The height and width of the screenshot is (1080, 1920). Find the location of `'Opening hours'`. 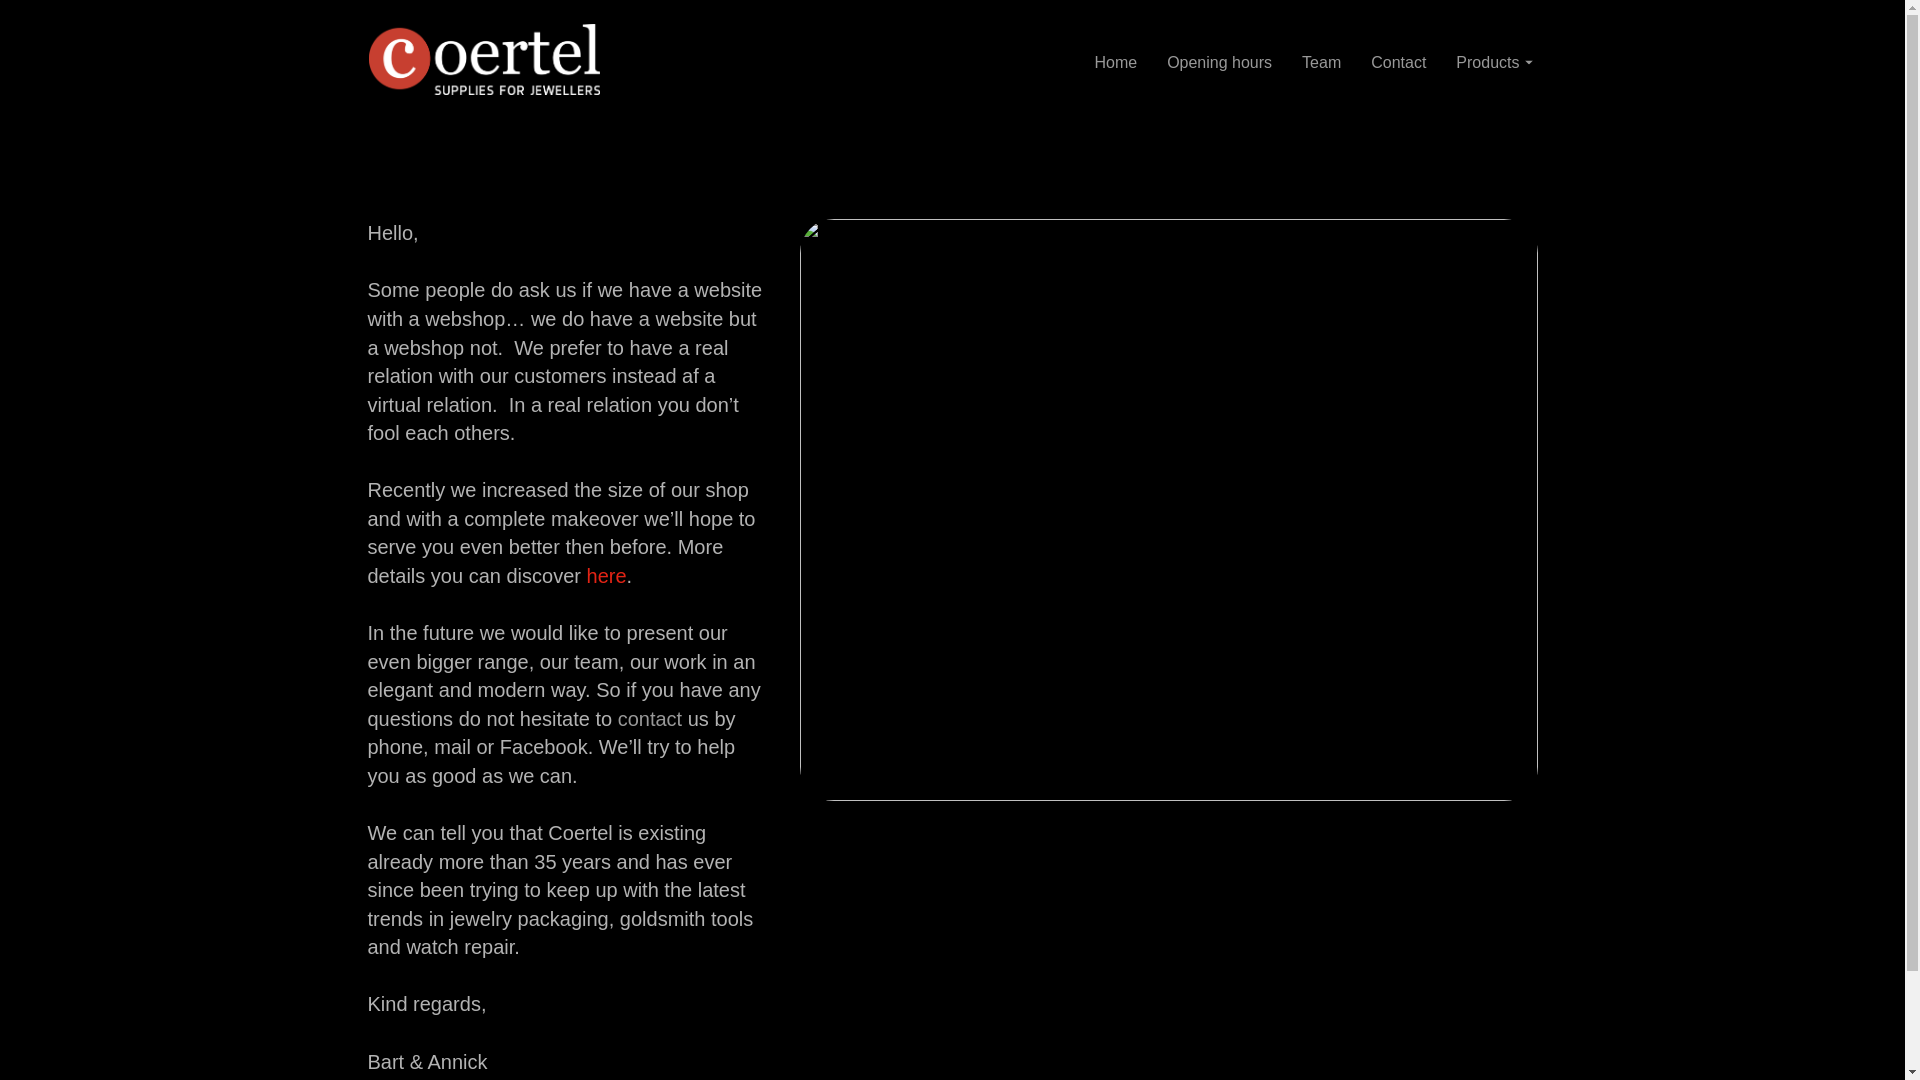

'Opening hours' is located at coordinates (1218, 60).